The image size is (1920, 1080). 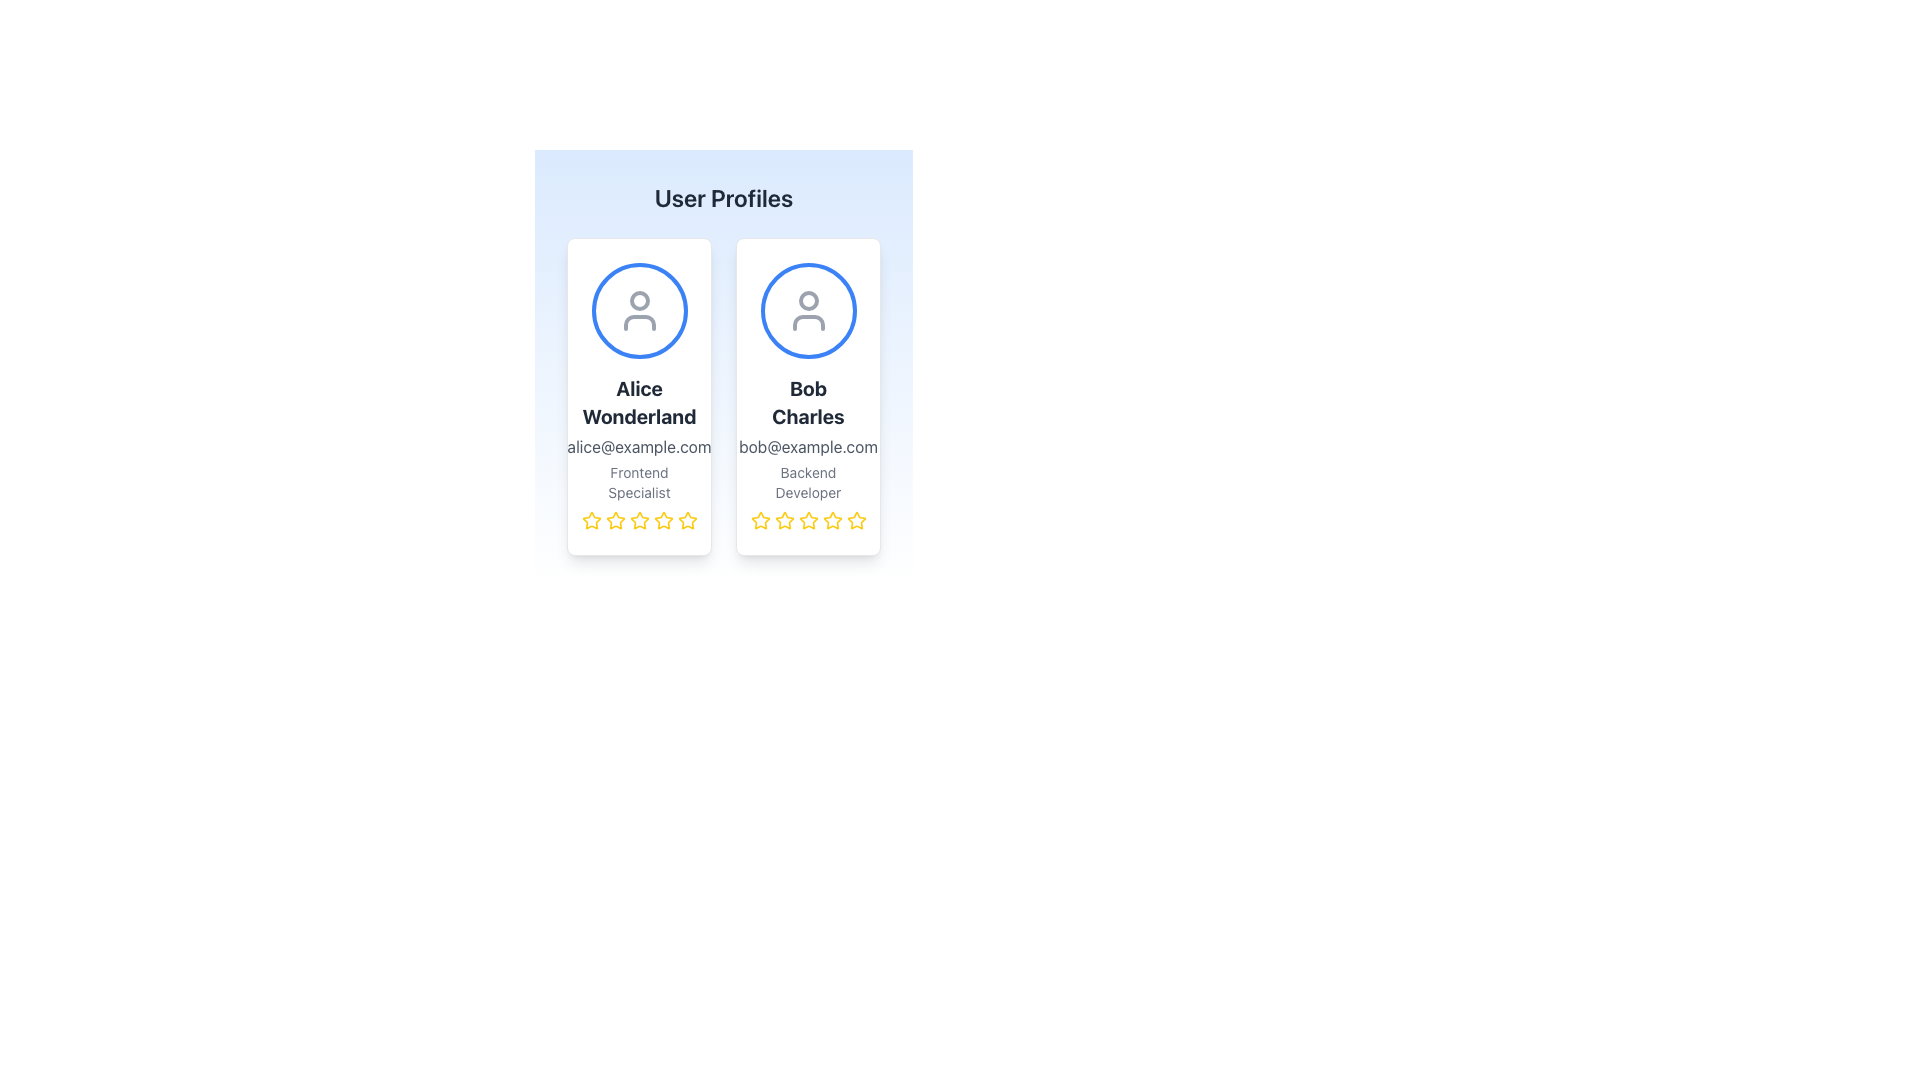 I want to click on the yellow star icon with a central red marking, which is the third star from the left in a row of five stars, located in the bottom section of the user profile card titled 'Bob Charles.', so click(x=808, y=519).